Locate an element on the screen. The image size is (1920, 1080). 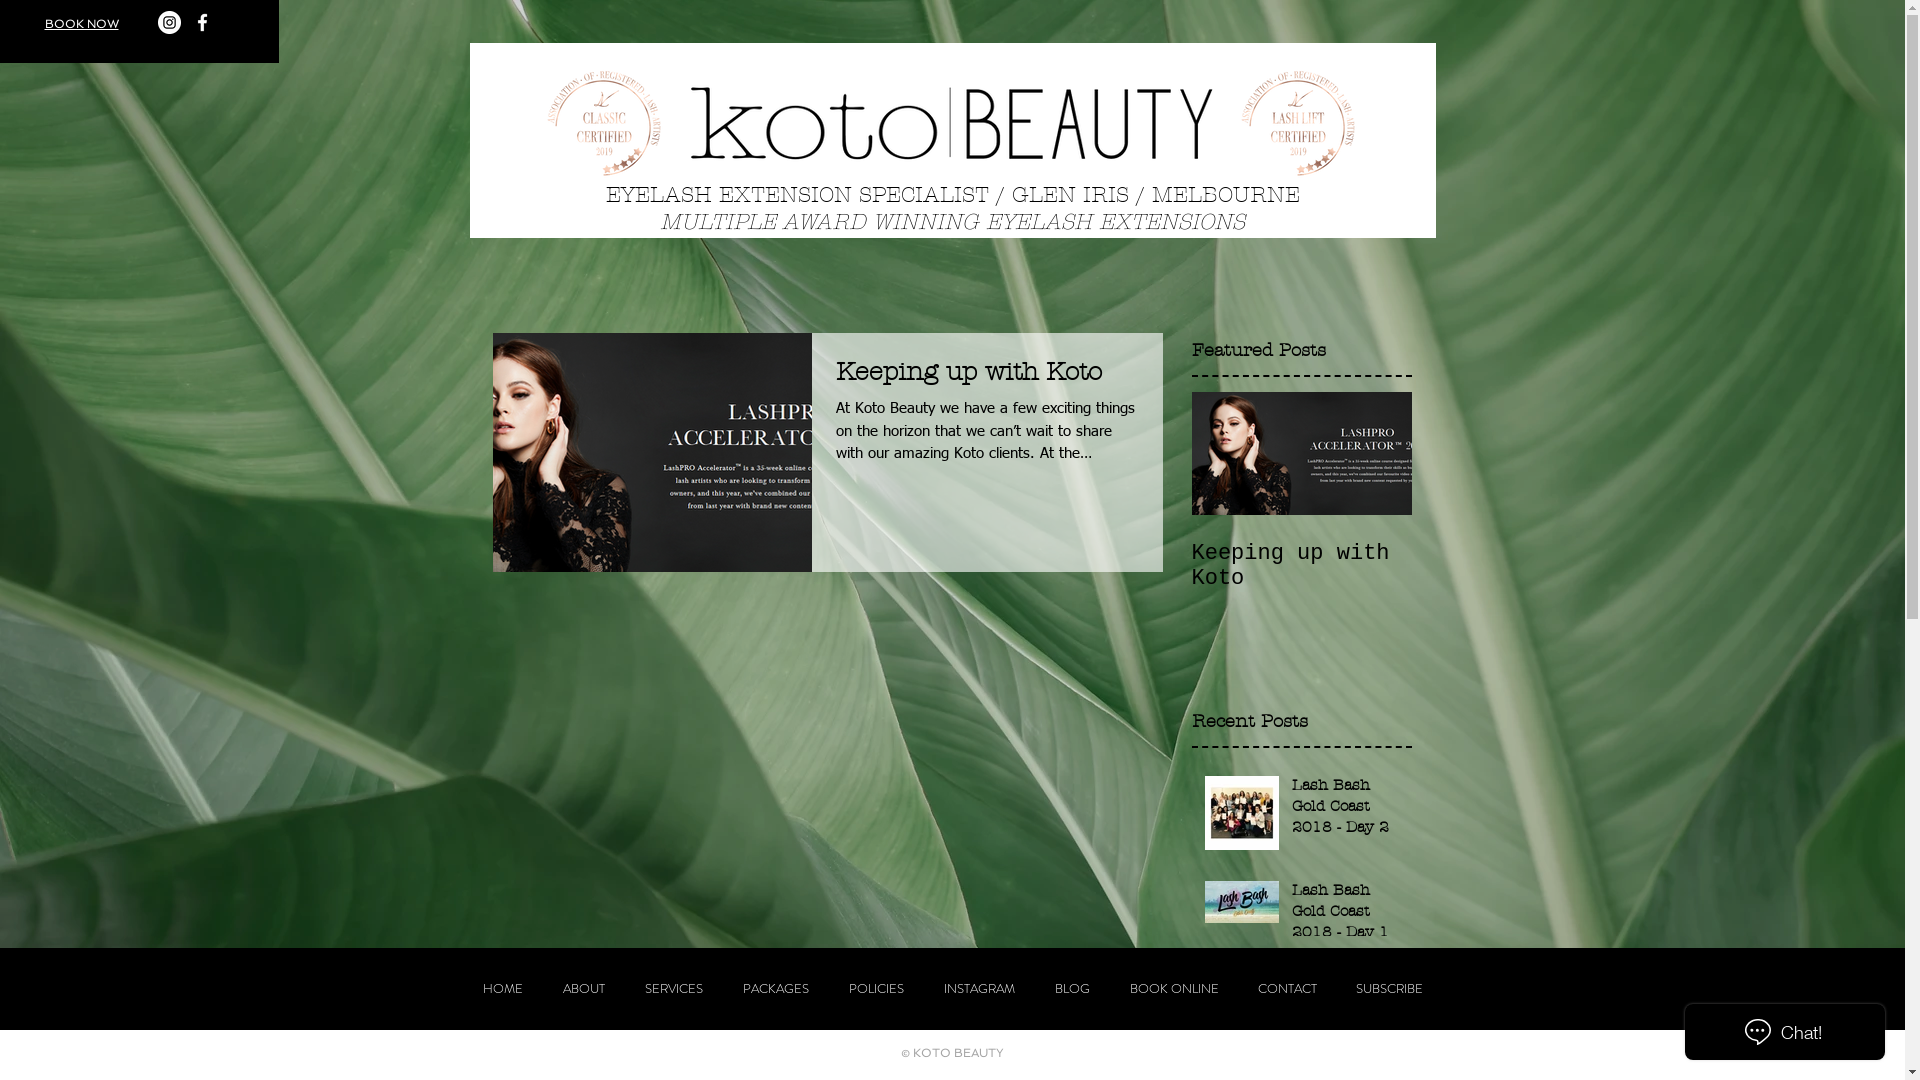
'POLICIES' is located at coordinates (875, 987).